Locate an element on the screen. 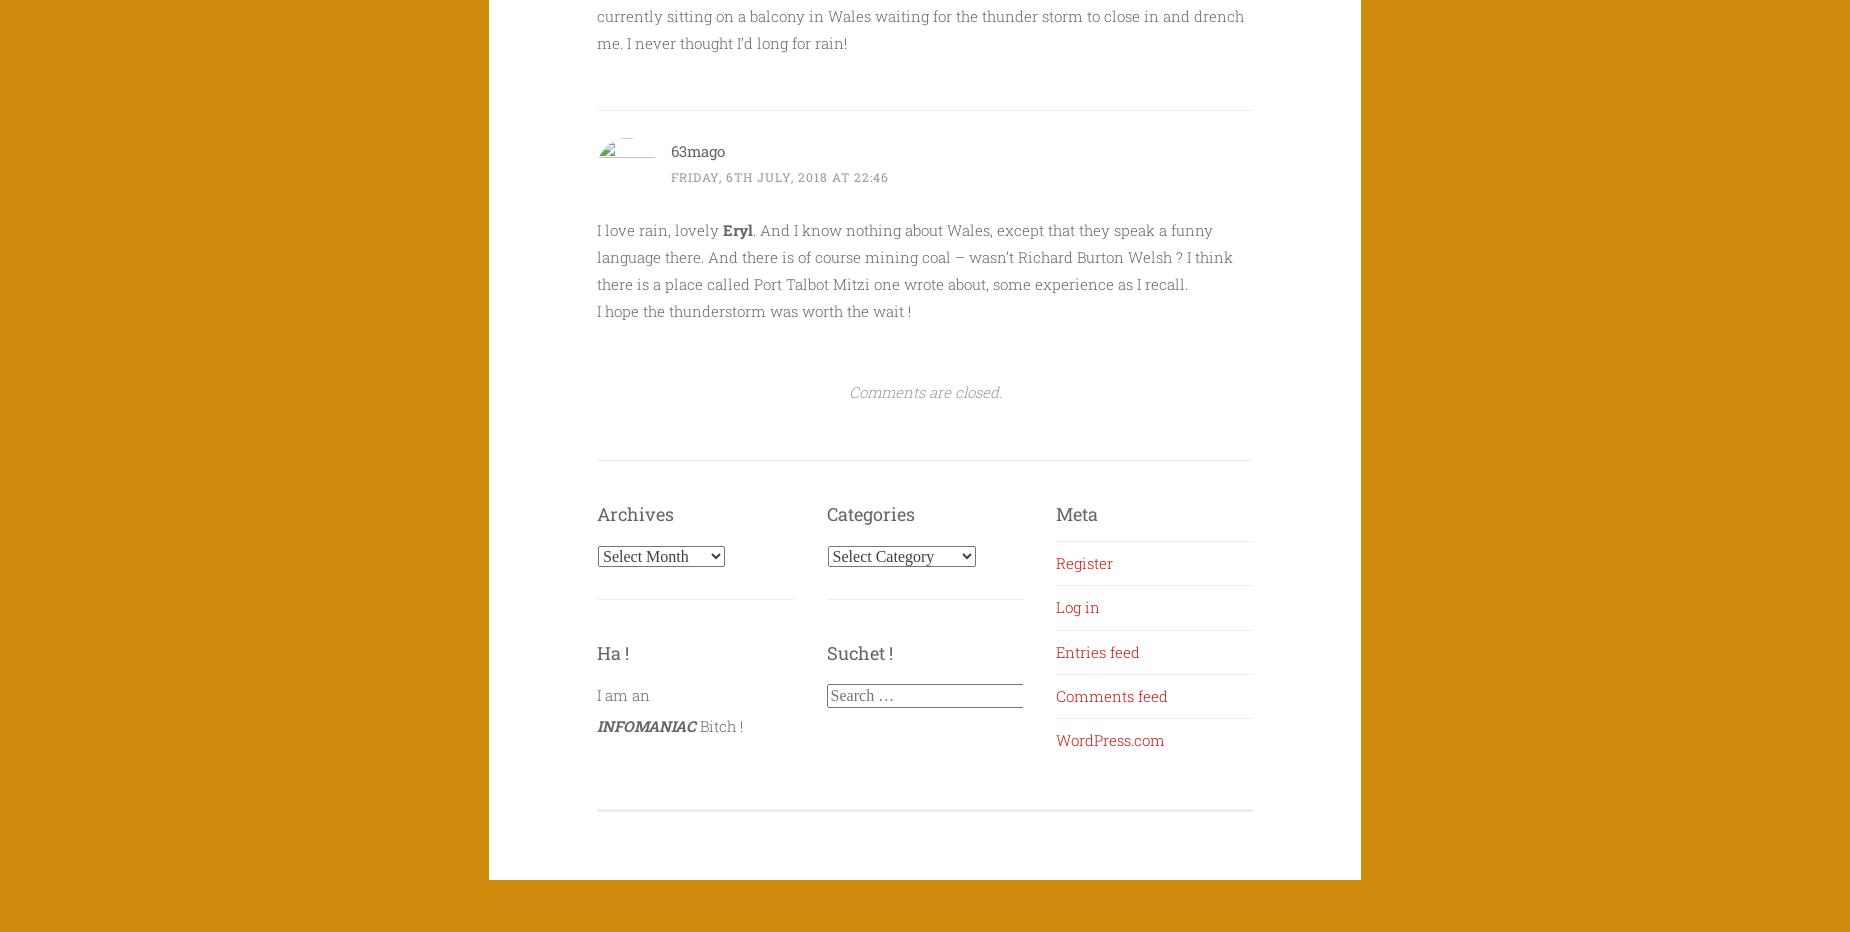 This screenshot has height=932, width=1850. 'Suchet !' is located at coordinates (858, 652).